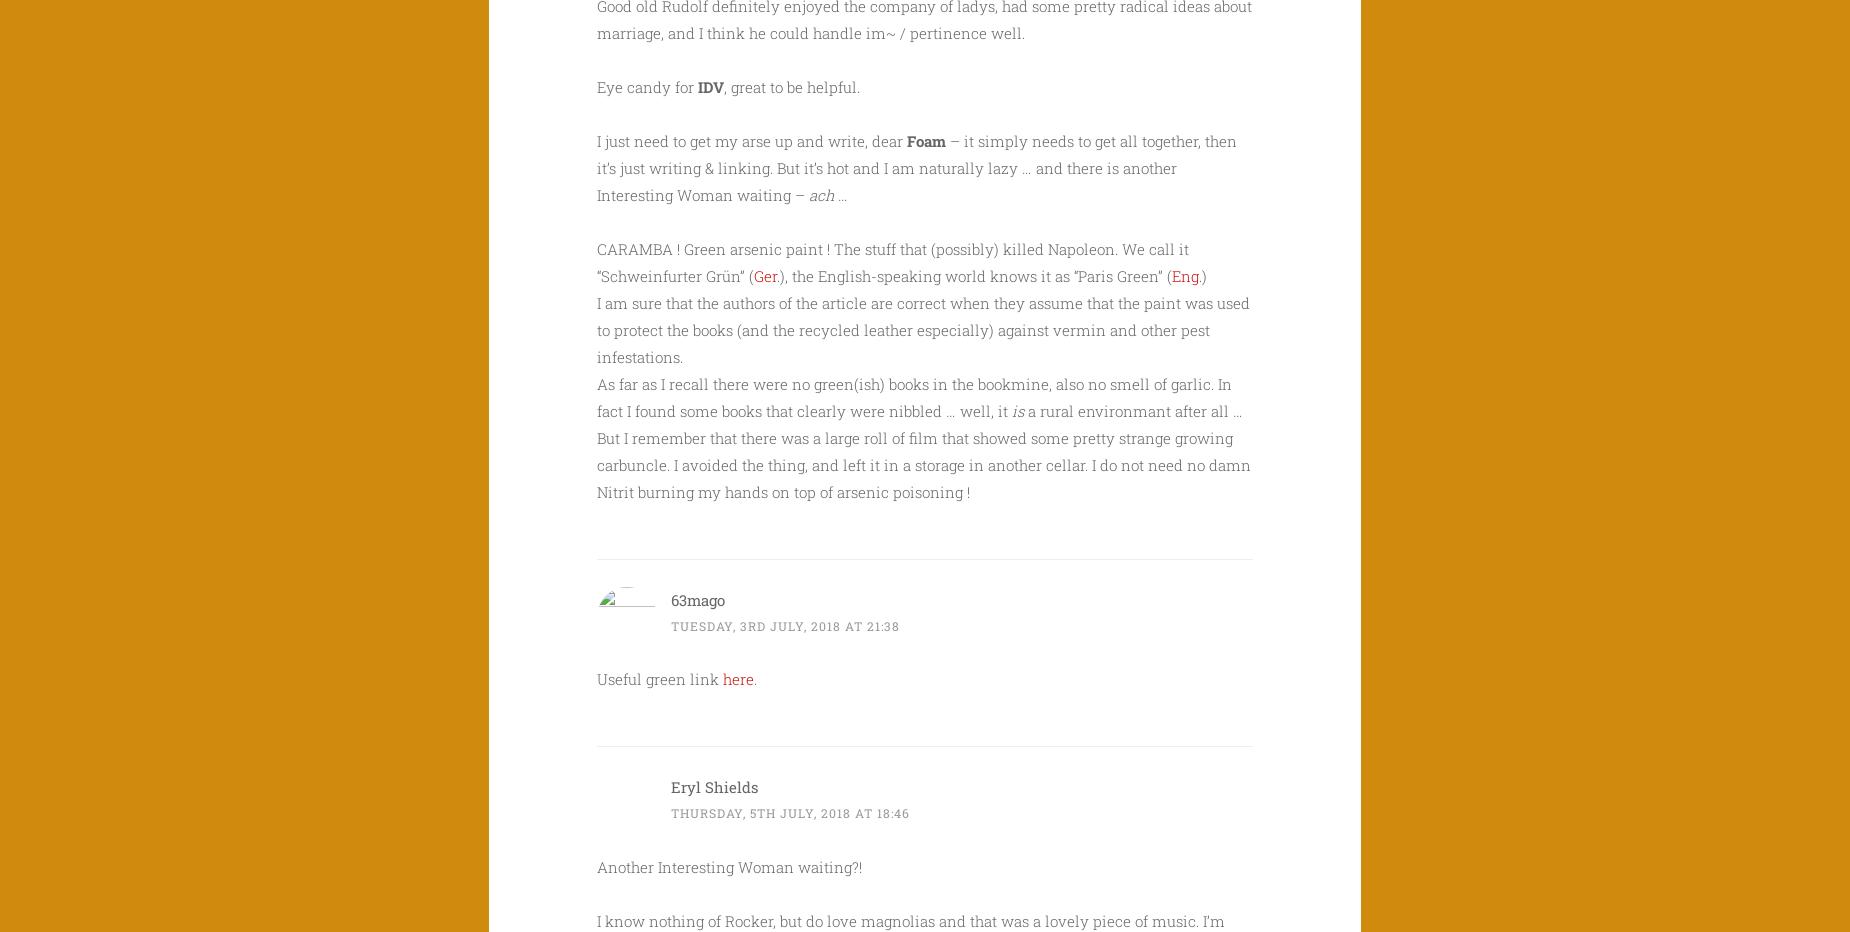  What do you see at coordinates (914, 395) in the screenshot?
I see `'As far as I recall there were no green(ish) books in the bookmine, also no smell of garlic. In fact I found some books that clearly were nibbled … well, it'` at bounding box center [914, 395].